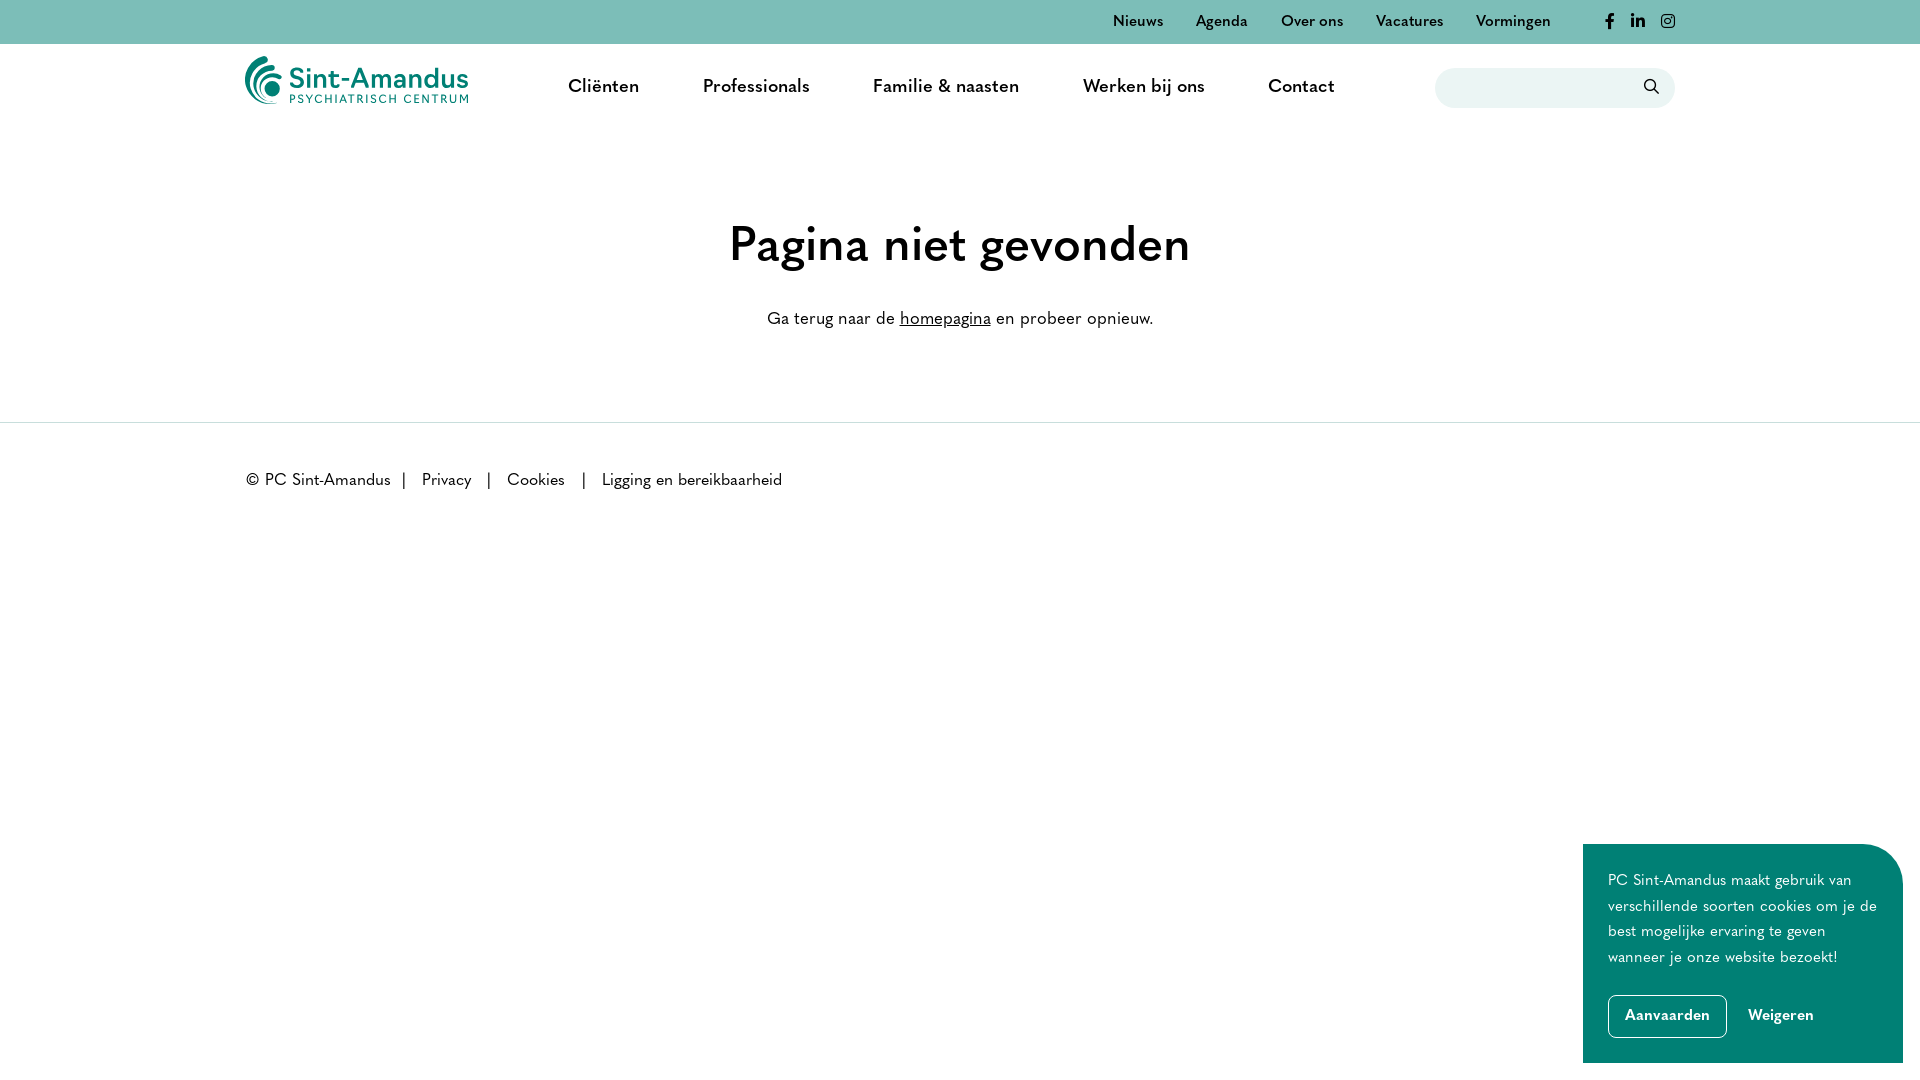 The width and height of the screenshot is (1920, 1080). Describe the element at coordinates (1221, 22) in the screenshot. I see `'Agenda'` at that location.